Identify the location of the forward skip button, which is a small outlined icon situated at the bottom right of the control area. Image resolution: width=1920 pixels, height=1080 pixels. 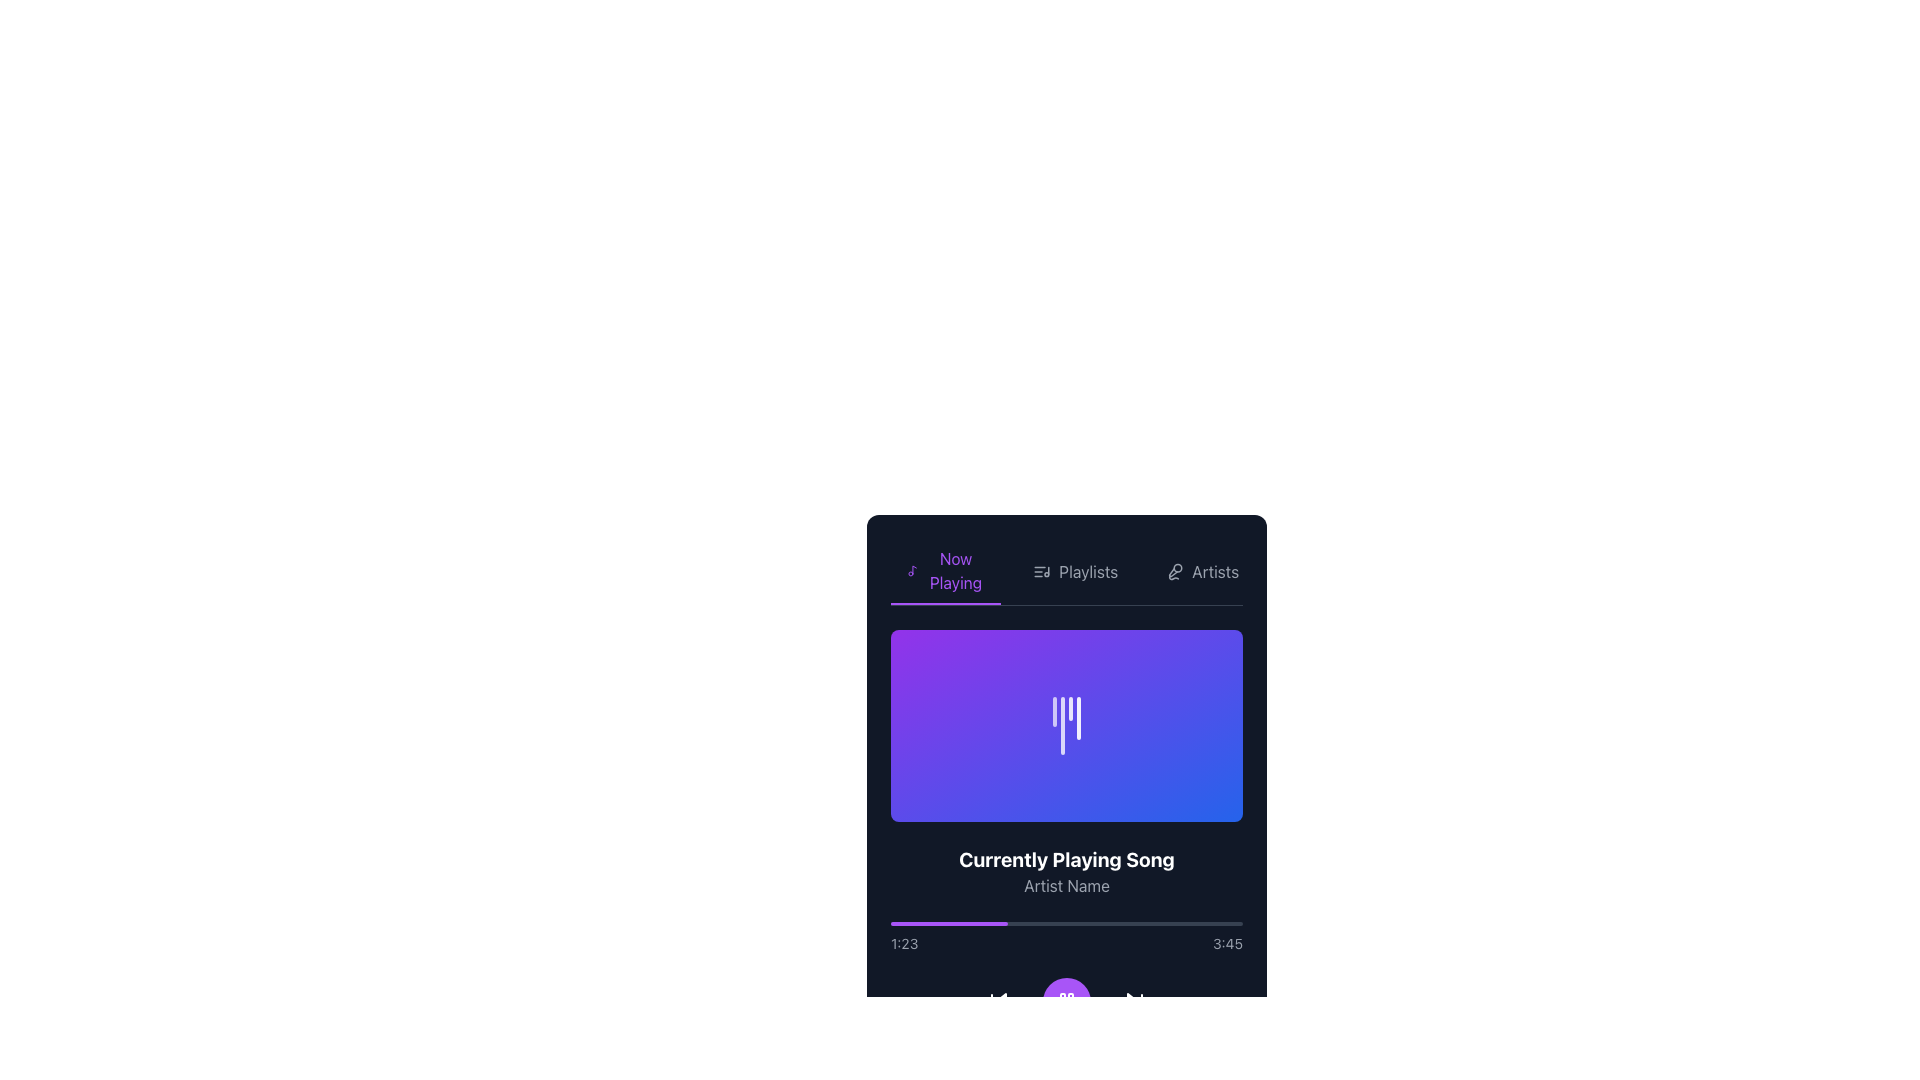
(1134, 1002).